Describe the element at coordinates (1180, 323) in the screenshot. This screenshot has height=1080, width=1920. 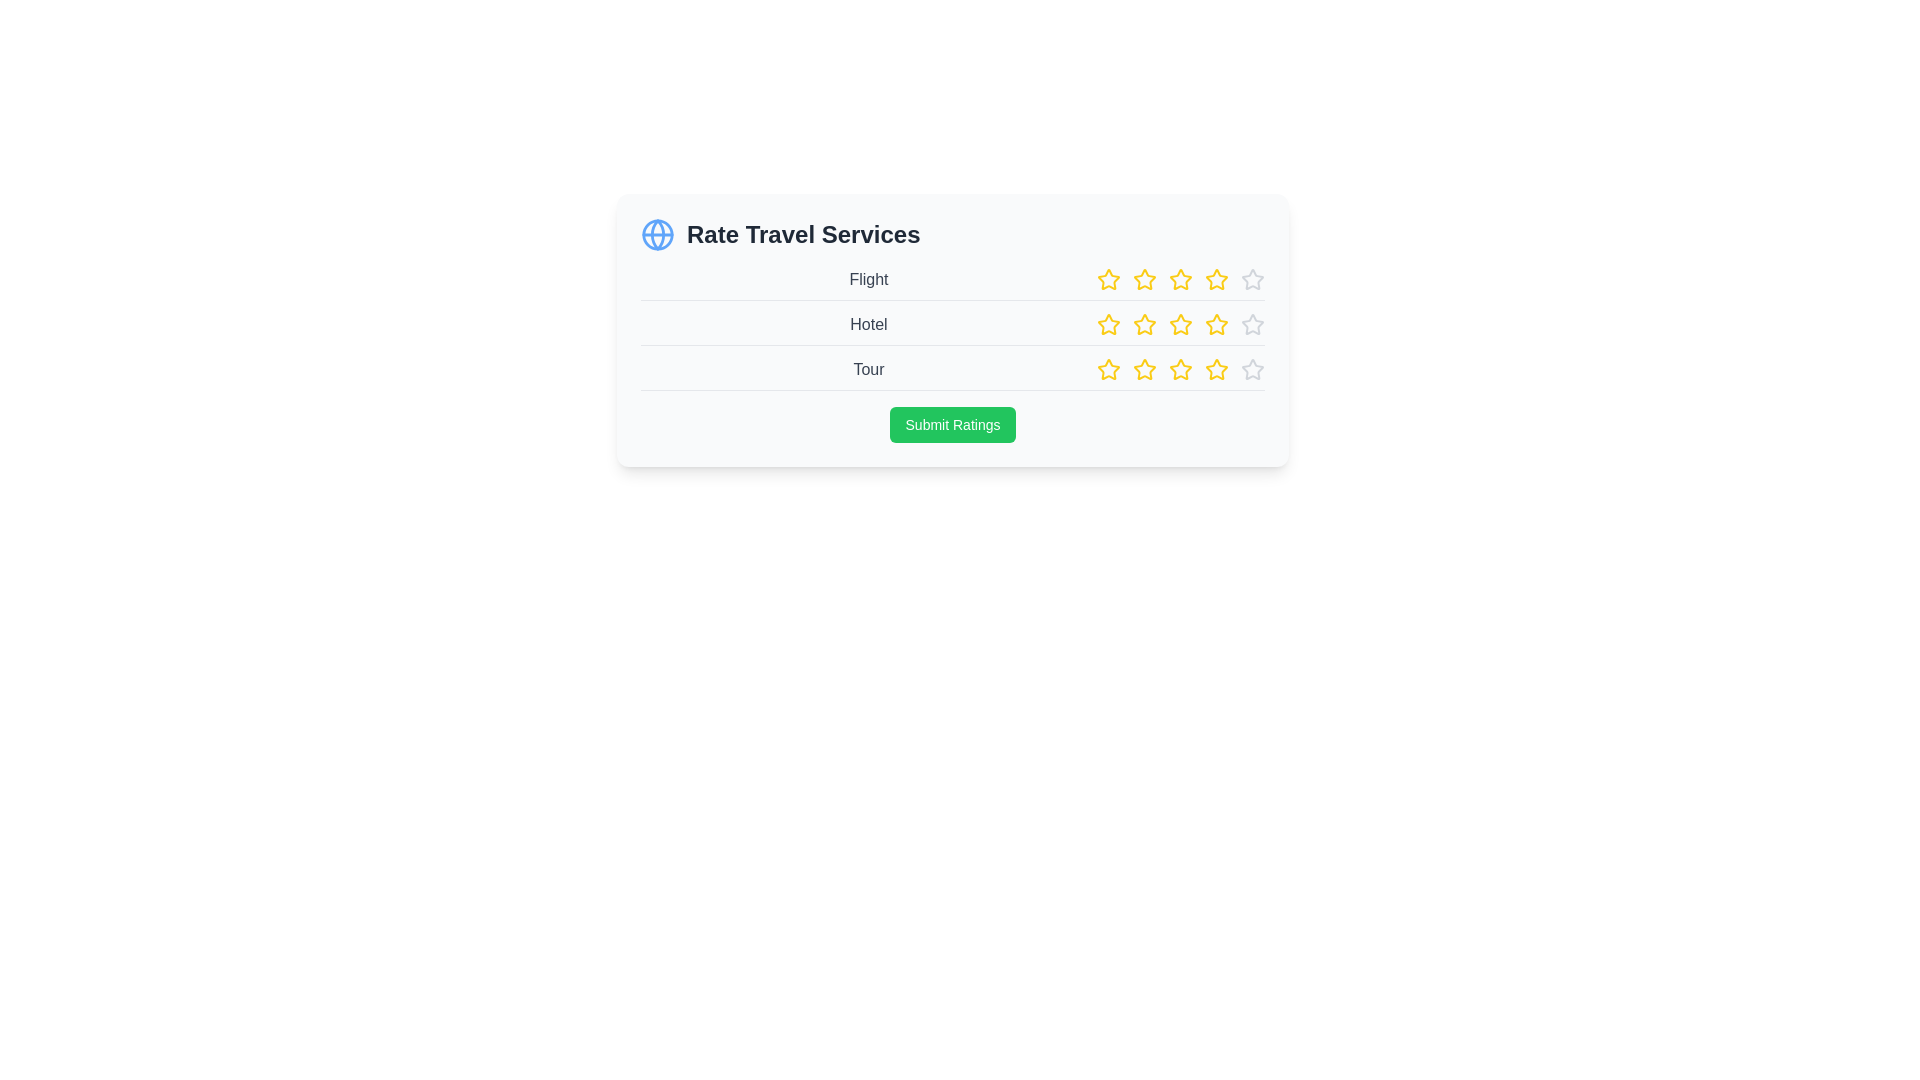
I see `the star in the rating component labeled 'Hotel' in the third row under 'Rate Travel Services'` at that location.